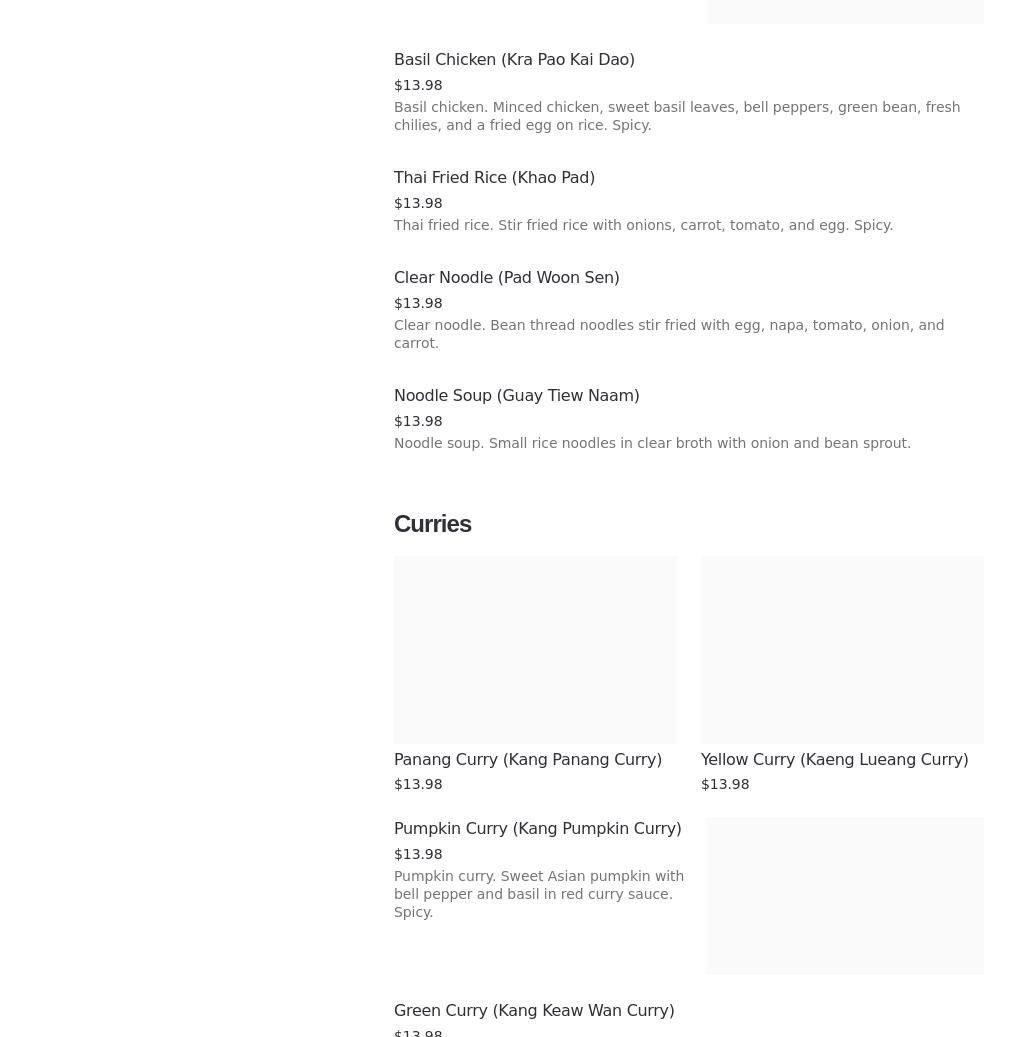  I want to click on 'Thai fried rice. Stir fried rice with onions, carrot, tomato, and egg. Spicy.', so click(642, 224).